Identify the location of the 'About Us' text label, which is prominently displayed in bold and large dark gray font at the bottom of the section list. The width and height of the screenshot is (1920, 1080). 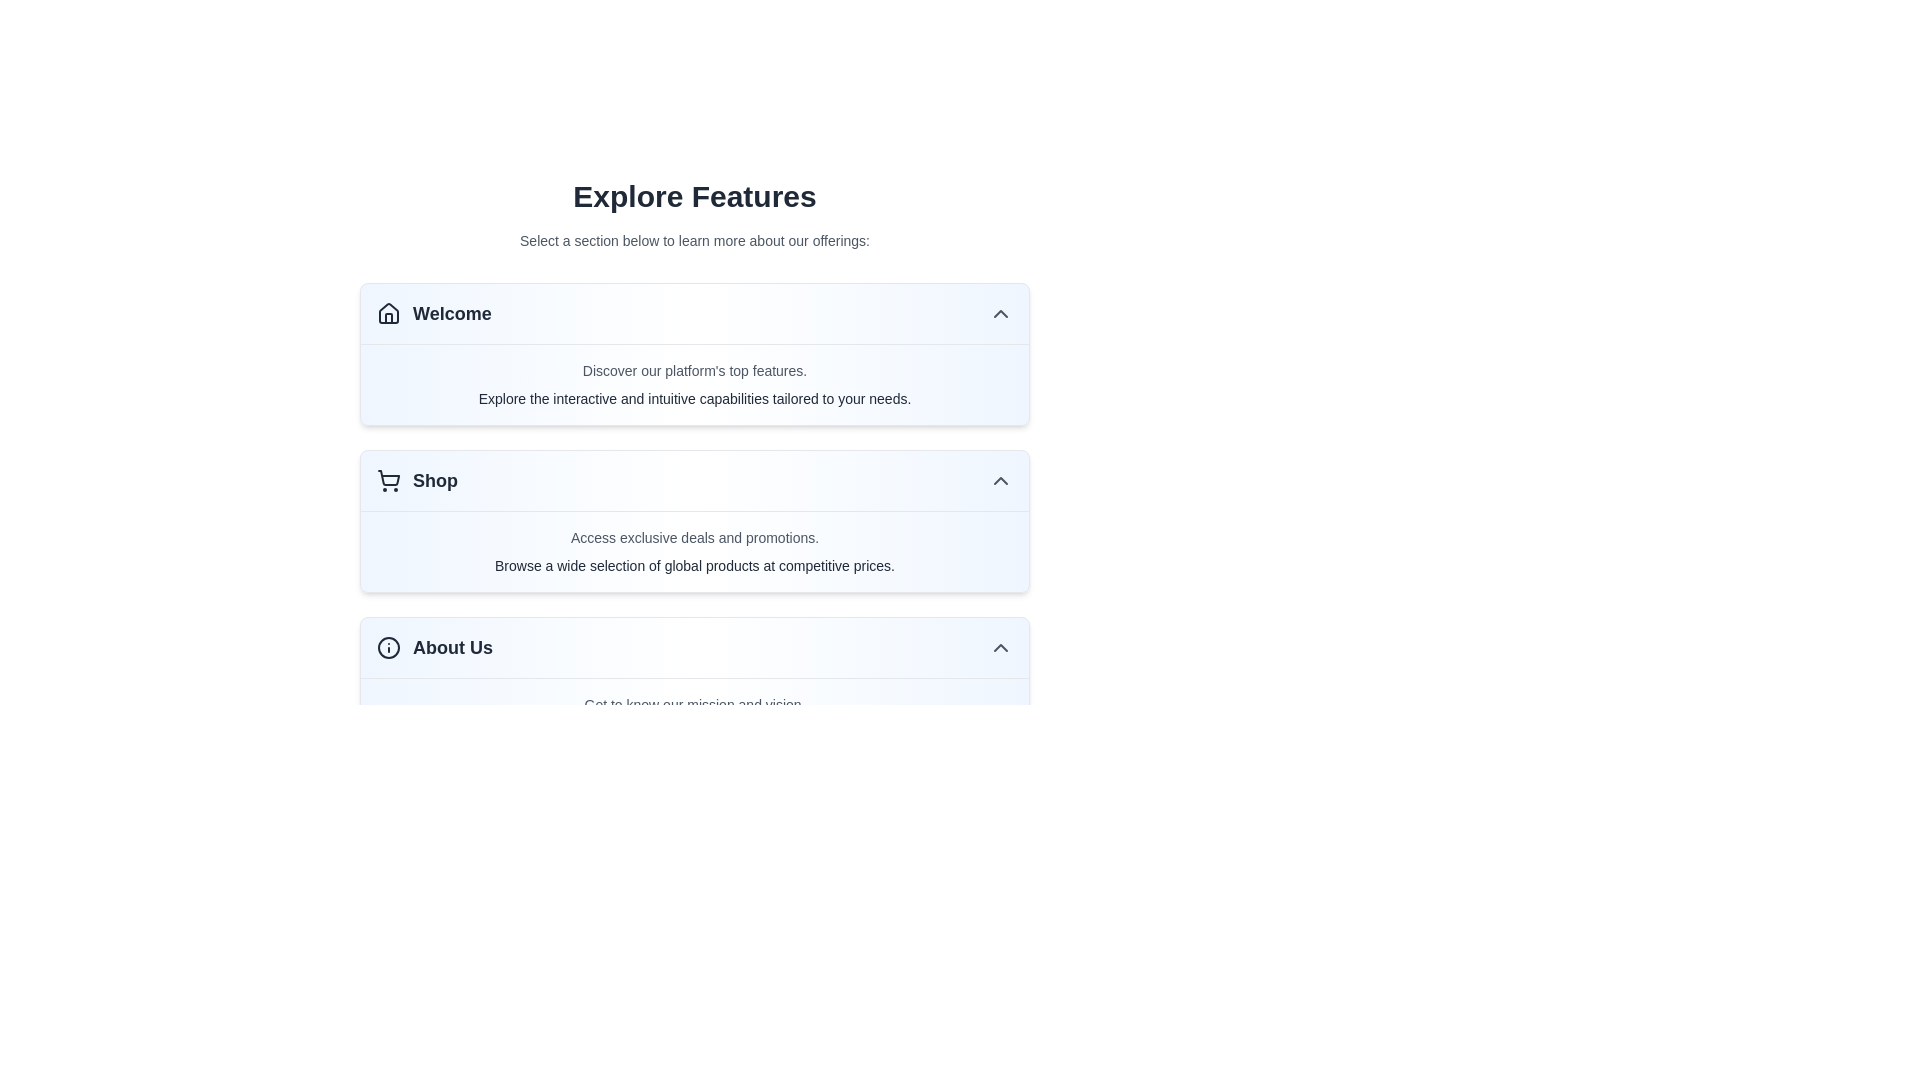
(451, 648).